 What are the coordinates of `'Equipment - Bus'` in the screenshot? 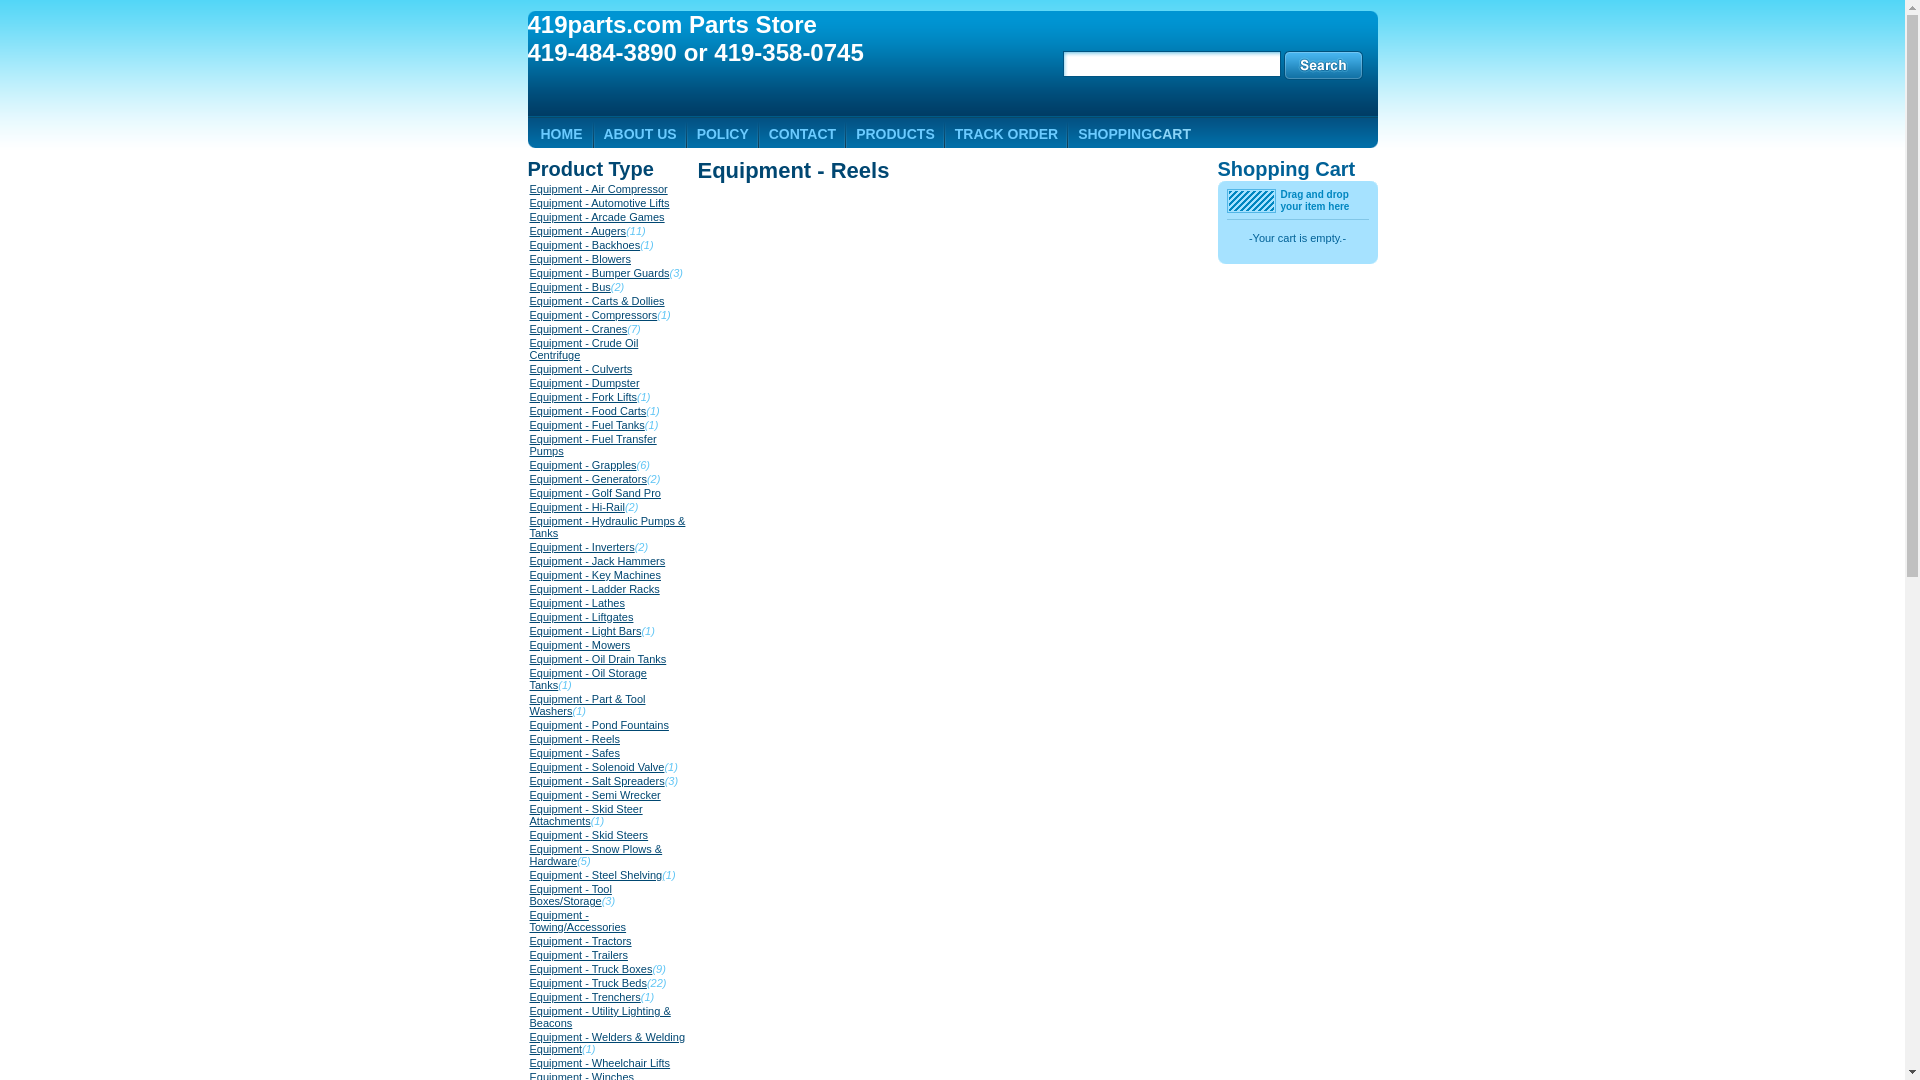 It's located at (569, 286).